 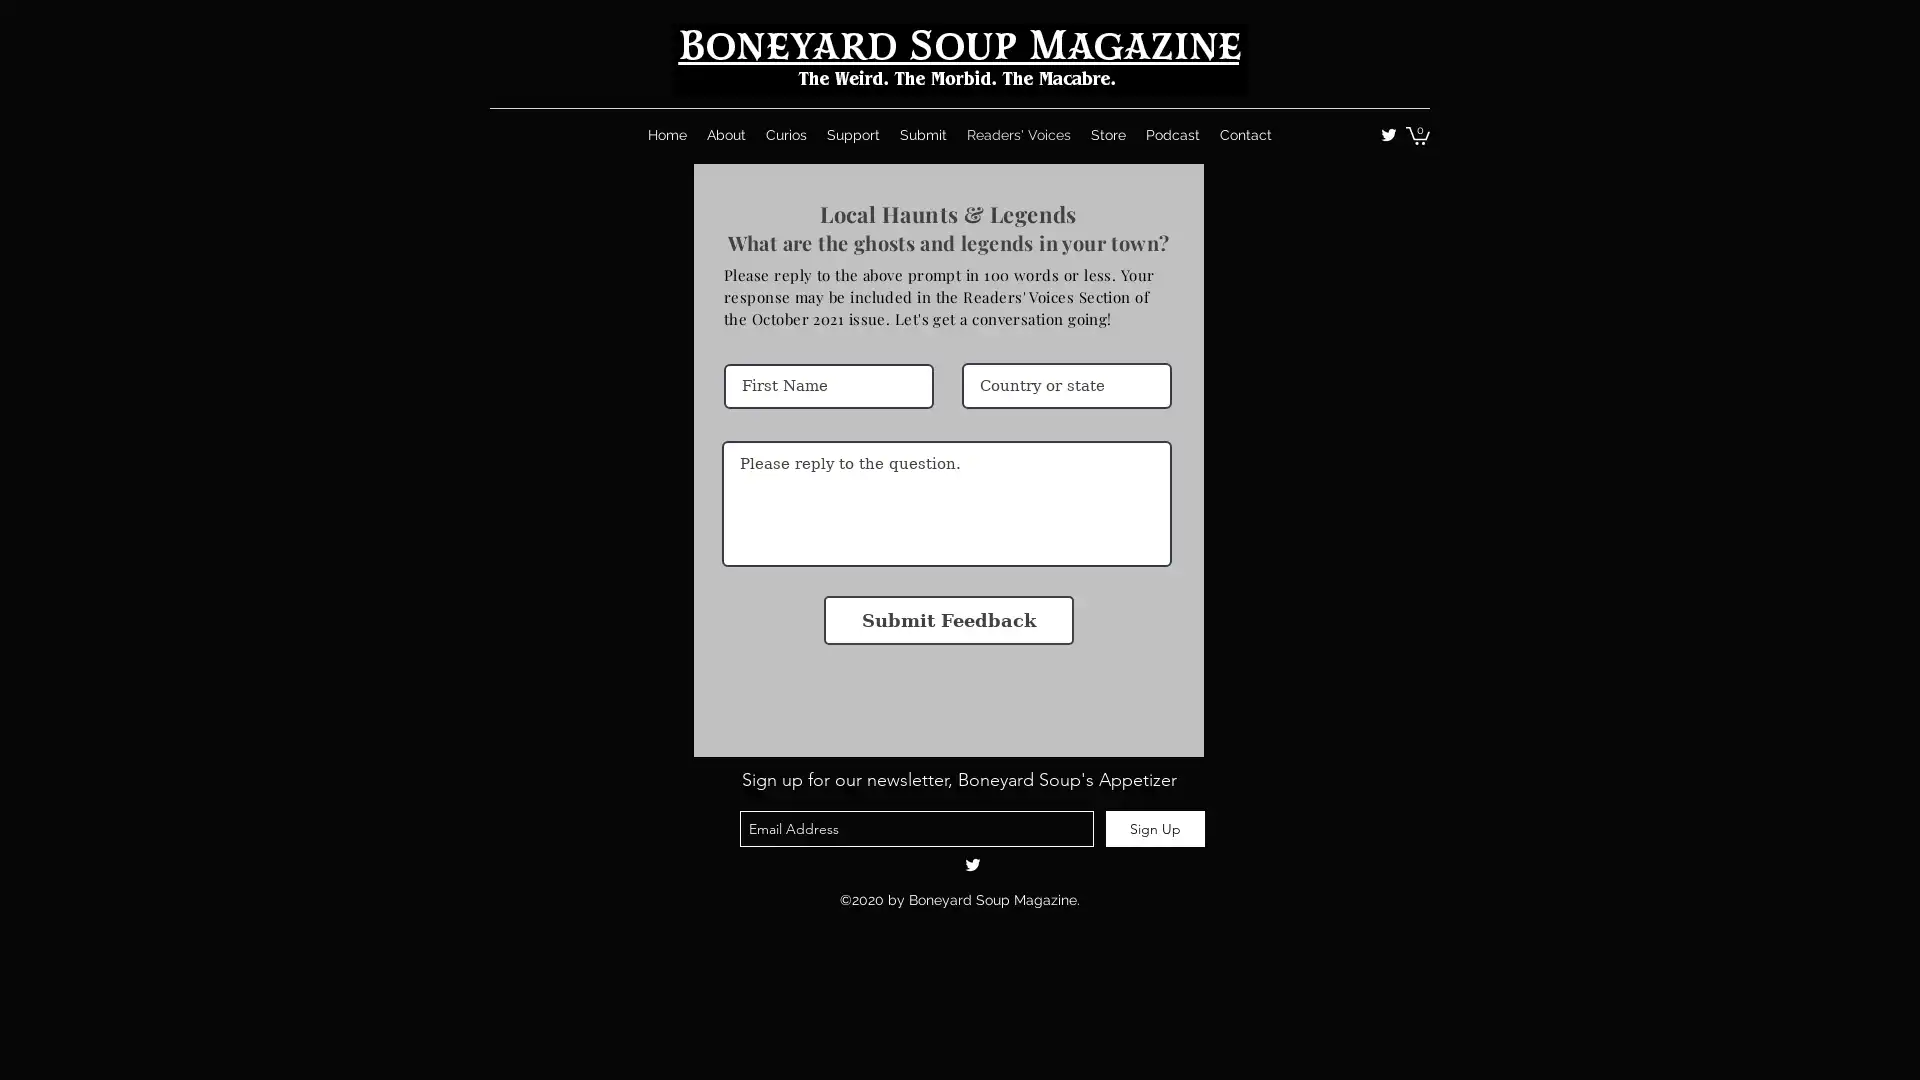 What do you see at coordinates (948, 619) in the screenshot?
I see `Submit Feedback` at bounding box center [948, 619].